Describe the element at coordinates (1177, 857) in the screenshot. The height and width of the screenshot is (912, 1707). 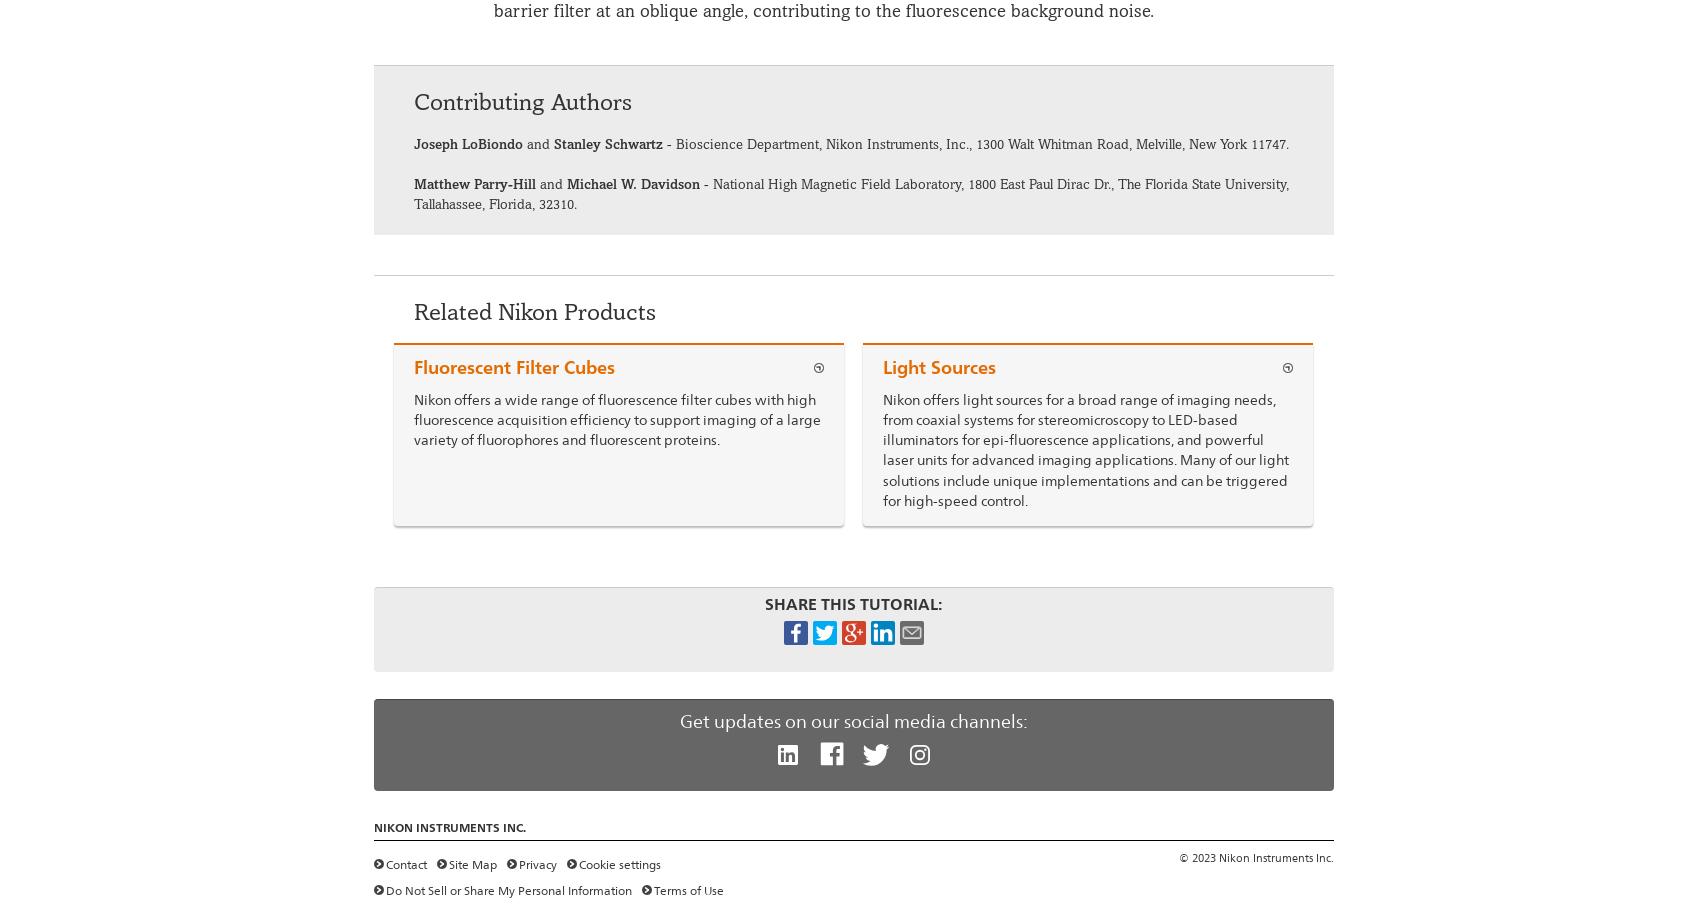
I see `'© 2023 Nikon Instruments Inc.'` at that location.